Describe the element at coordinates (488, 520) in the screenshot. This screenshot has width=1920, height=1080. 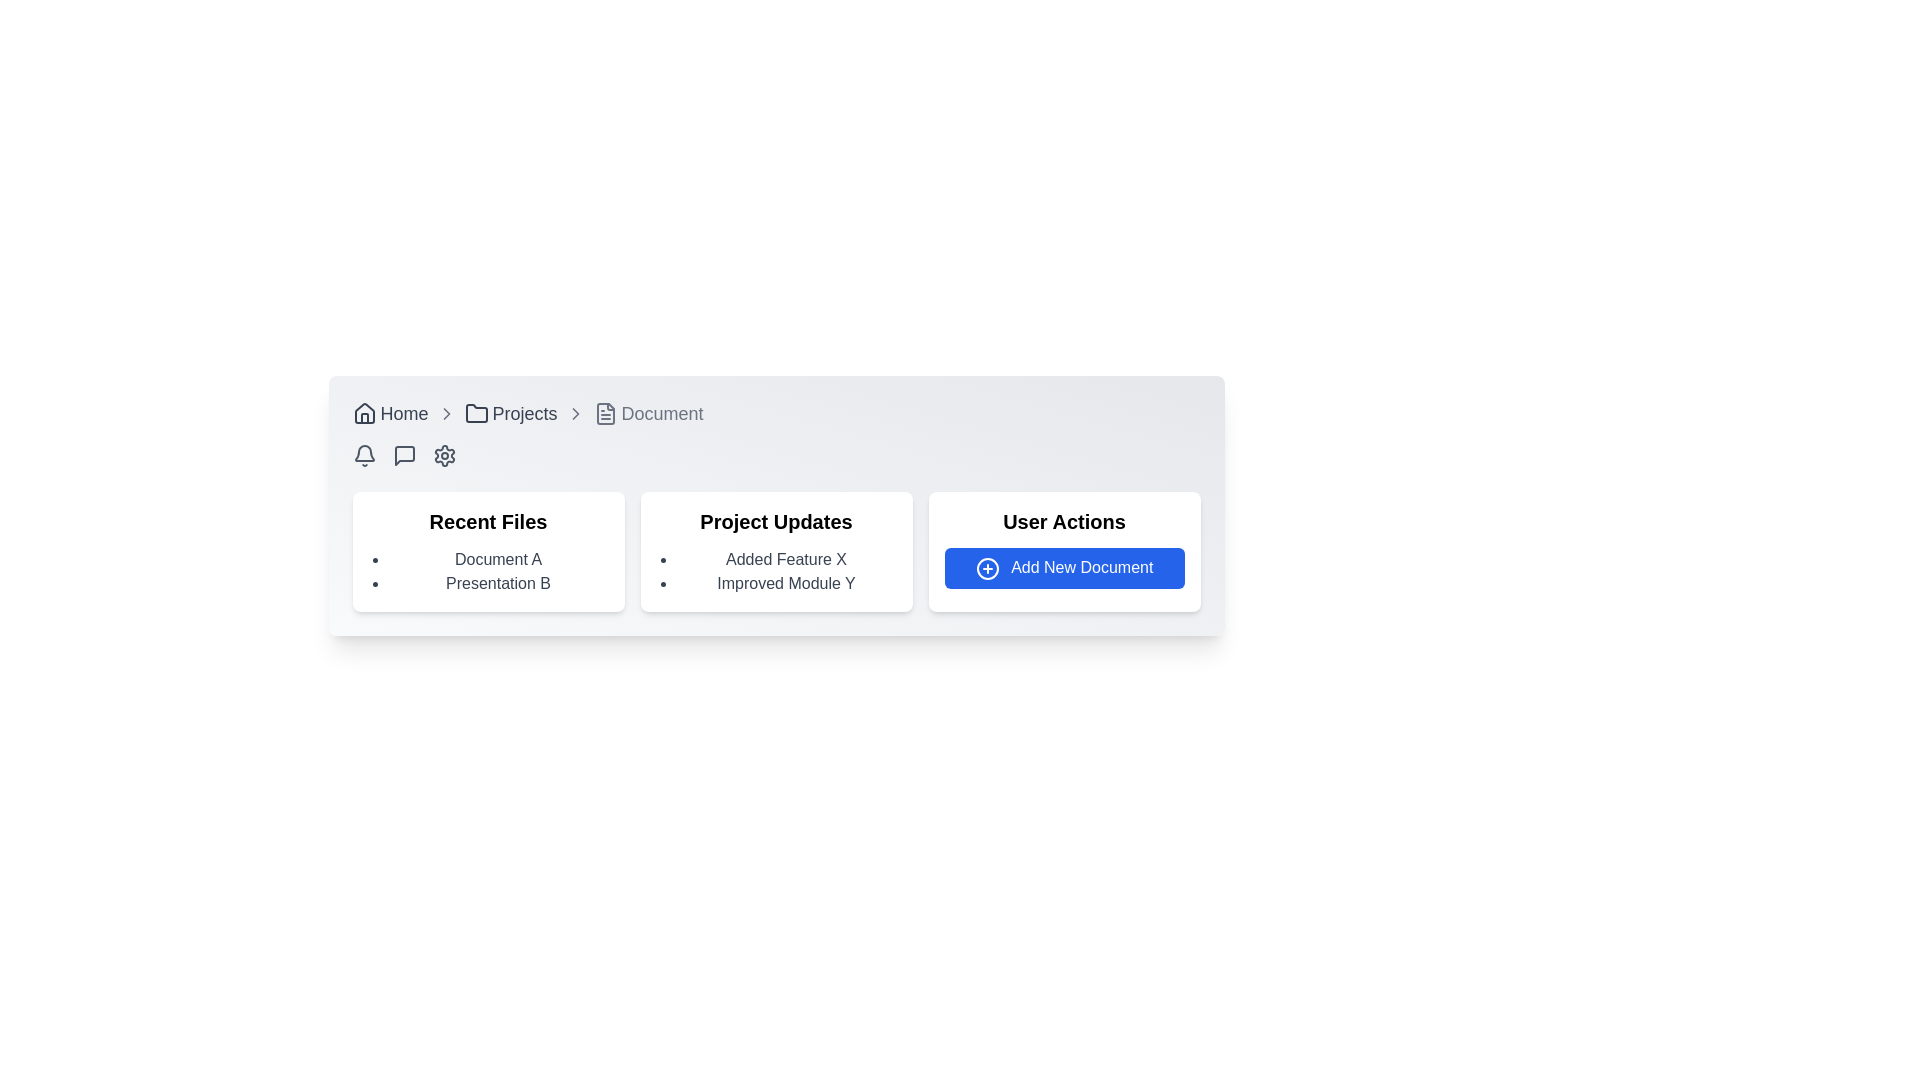
I see `the 'Recent Files' label, which is a bold, large black text indicating a section title within its card` at that location.